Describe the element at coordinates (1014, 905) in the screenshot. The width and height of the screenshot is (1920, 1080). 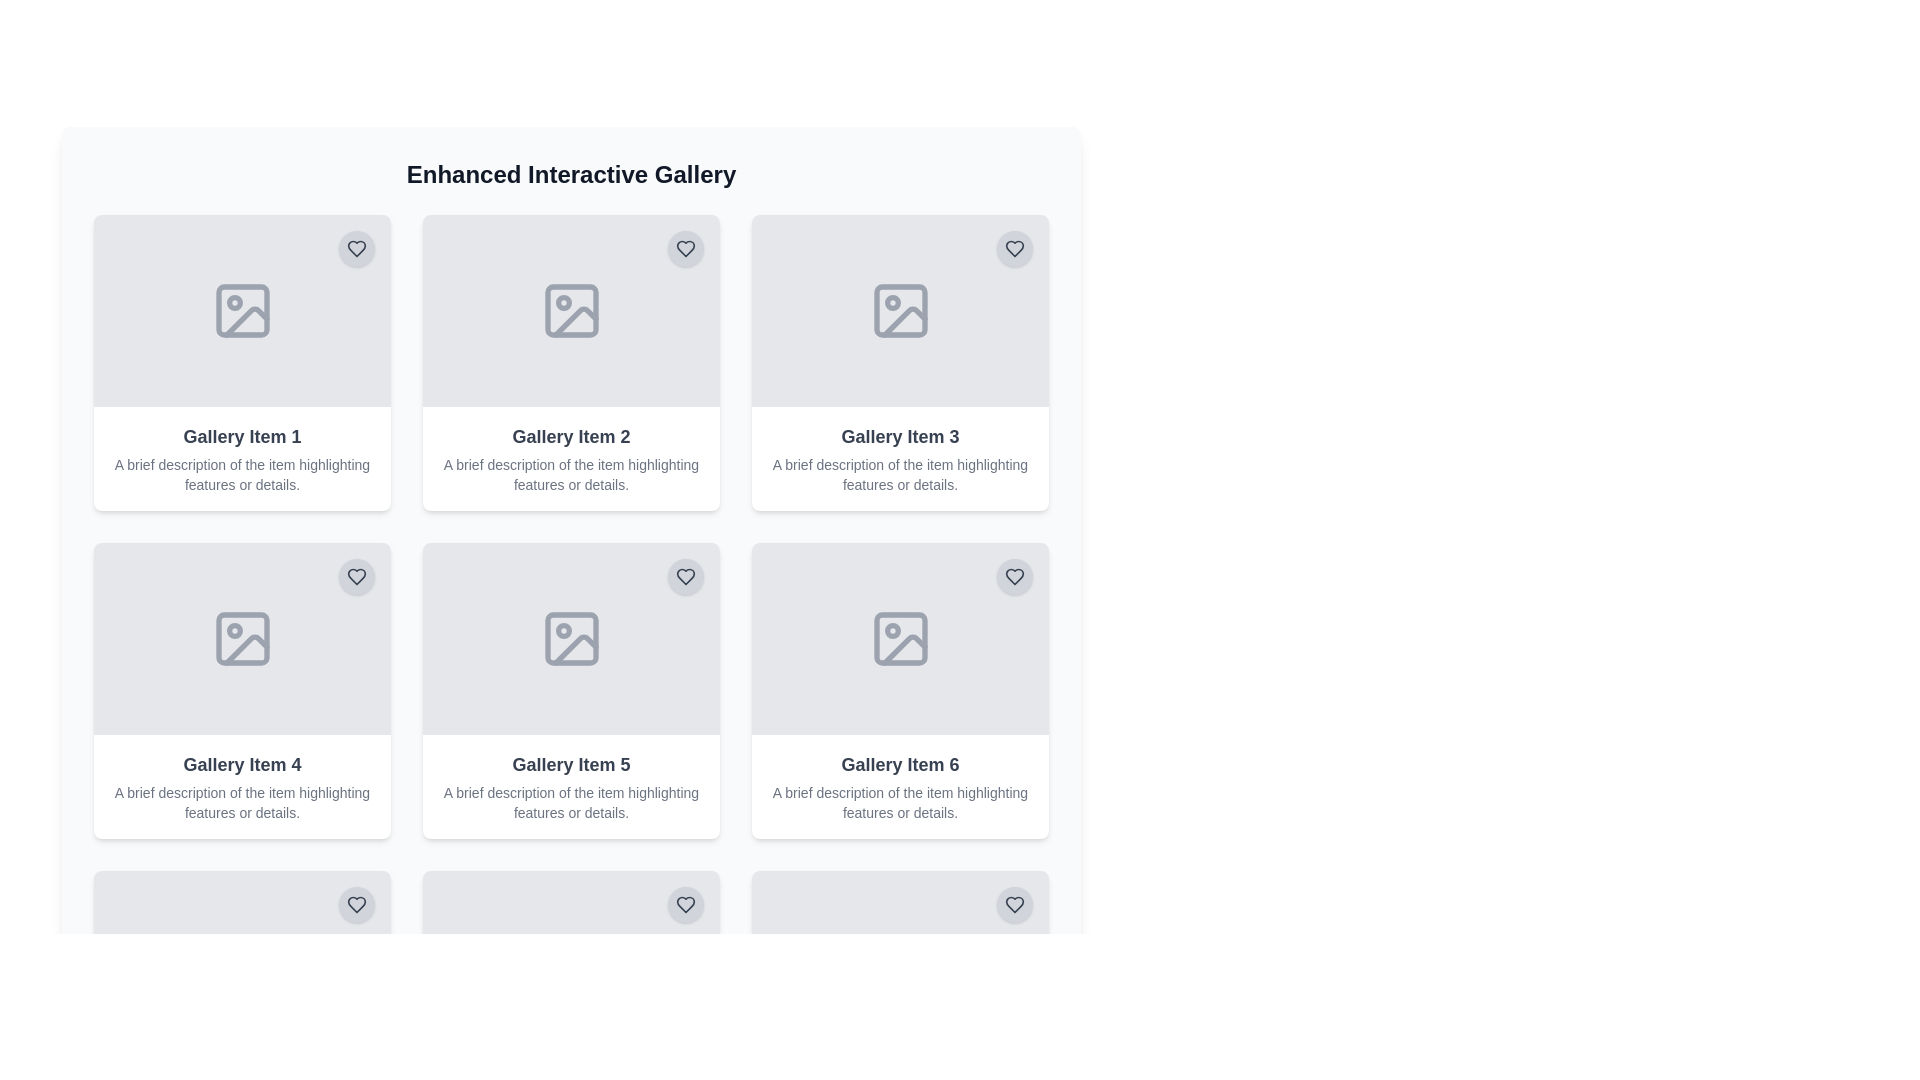
I see `the 'favorite' button located in the top right corner of the sixth gallery item to mark it as liked` at that location.